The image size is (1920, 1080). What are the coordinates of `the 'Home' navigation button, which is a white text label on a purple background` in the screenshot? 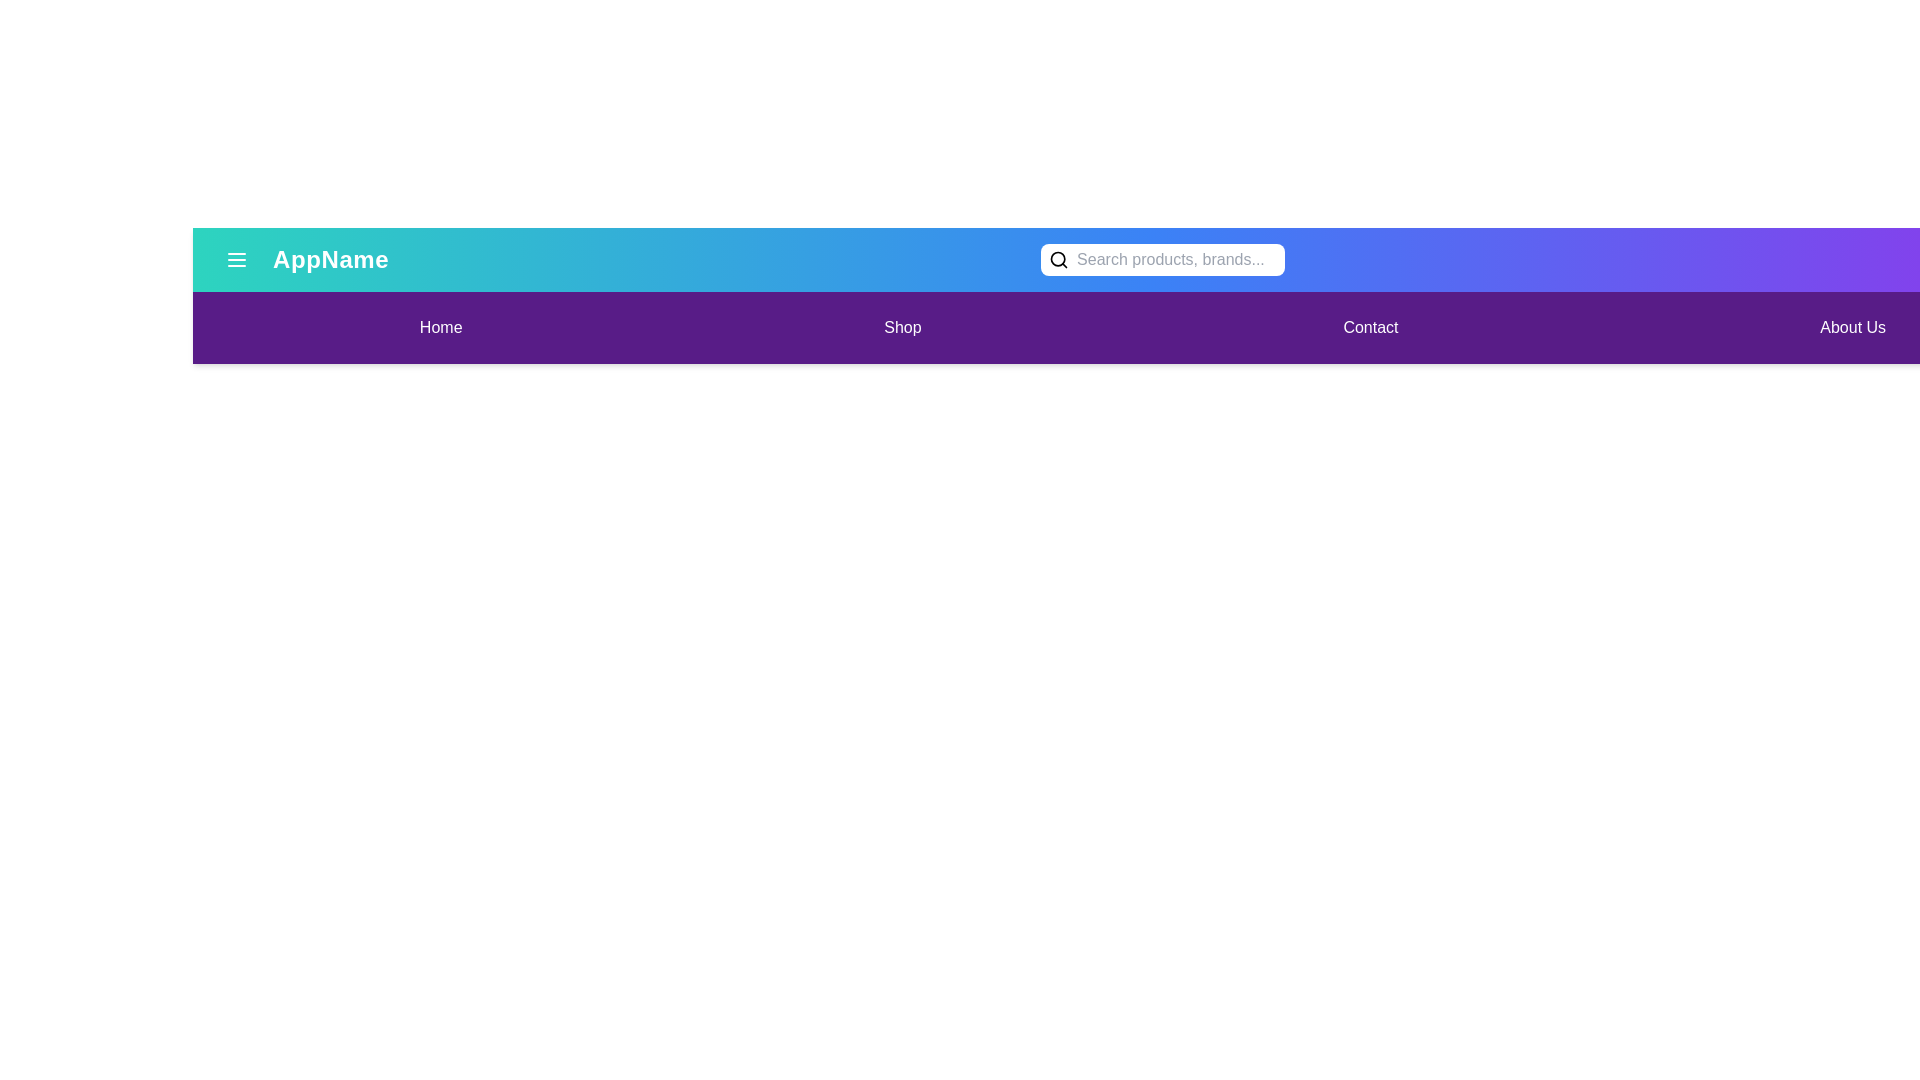 It's located at (440, 326).